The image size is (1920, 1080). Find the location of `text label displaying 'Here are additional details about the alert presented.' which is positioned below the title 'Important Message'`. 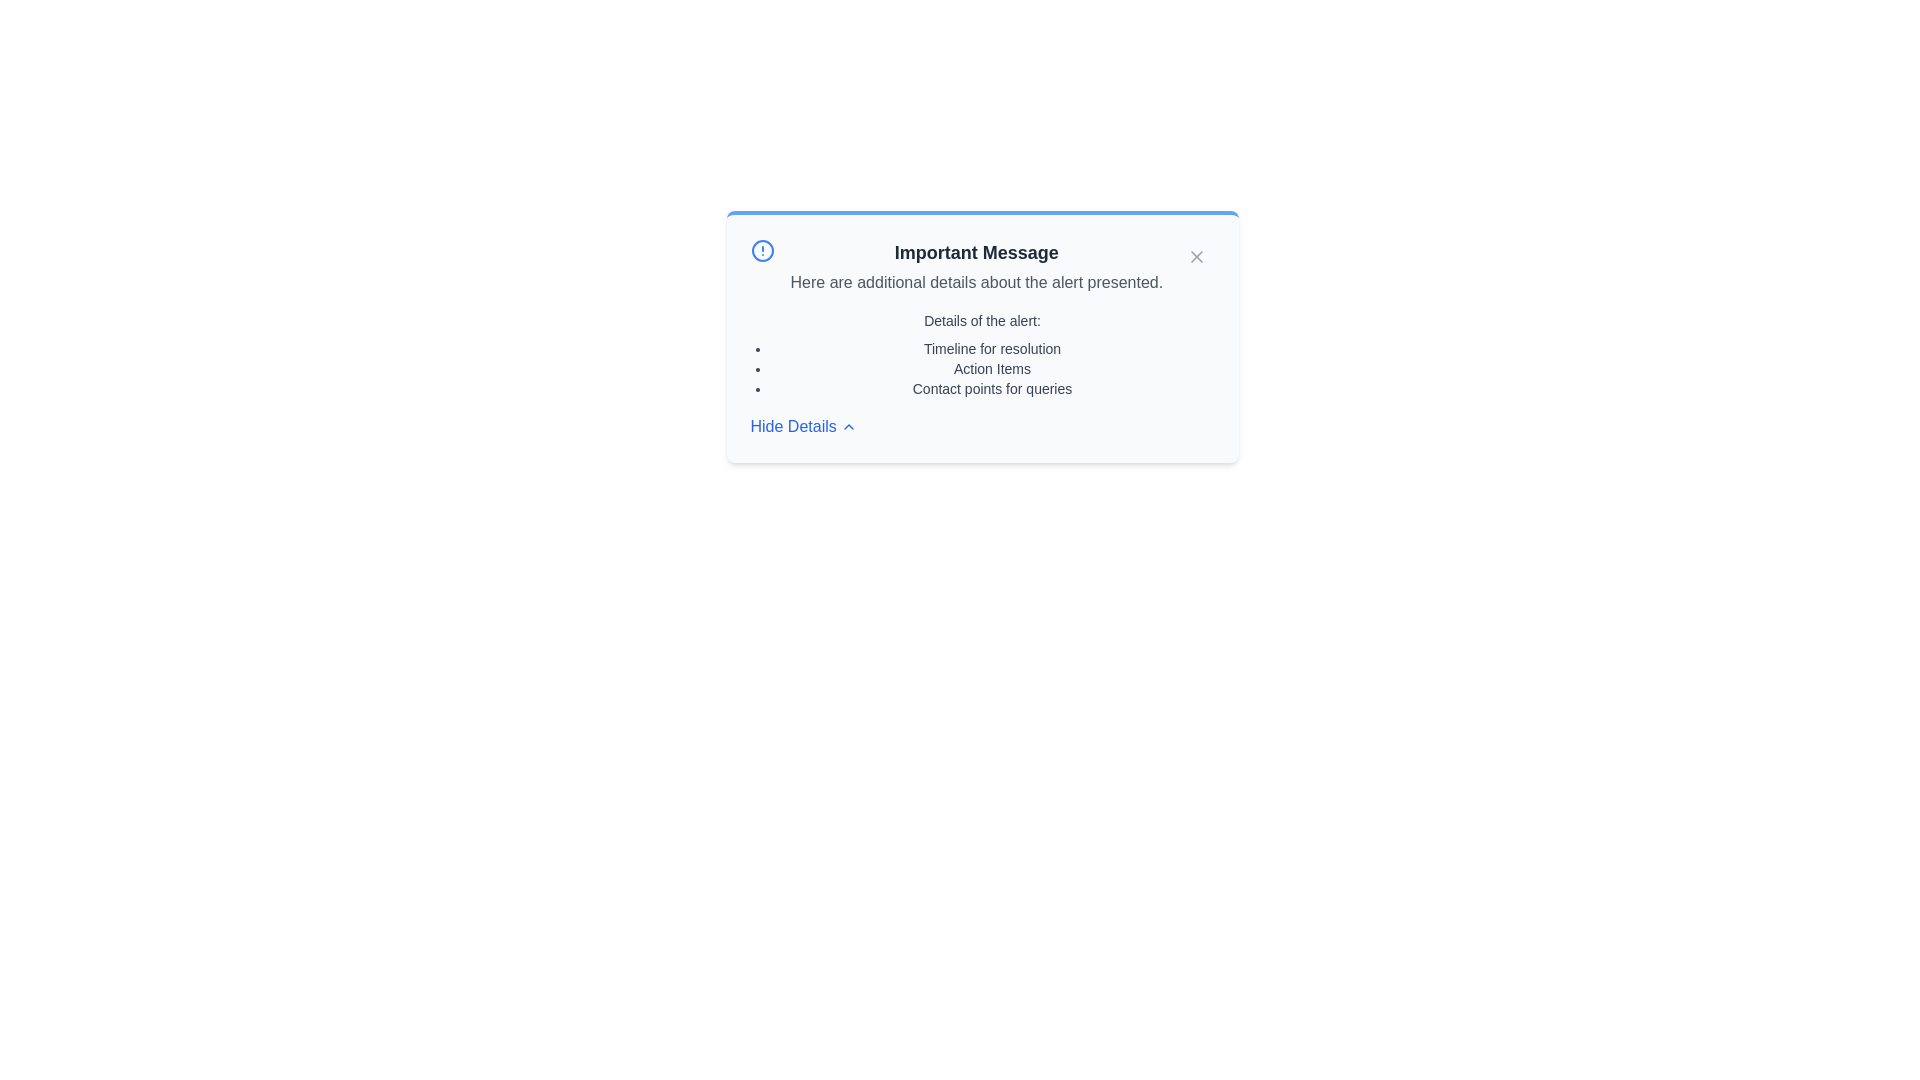

text label displaying 'Here are additional details about the alert presented.' which is positioned below the title 'Important Message' is located at coordinates (976, 282).